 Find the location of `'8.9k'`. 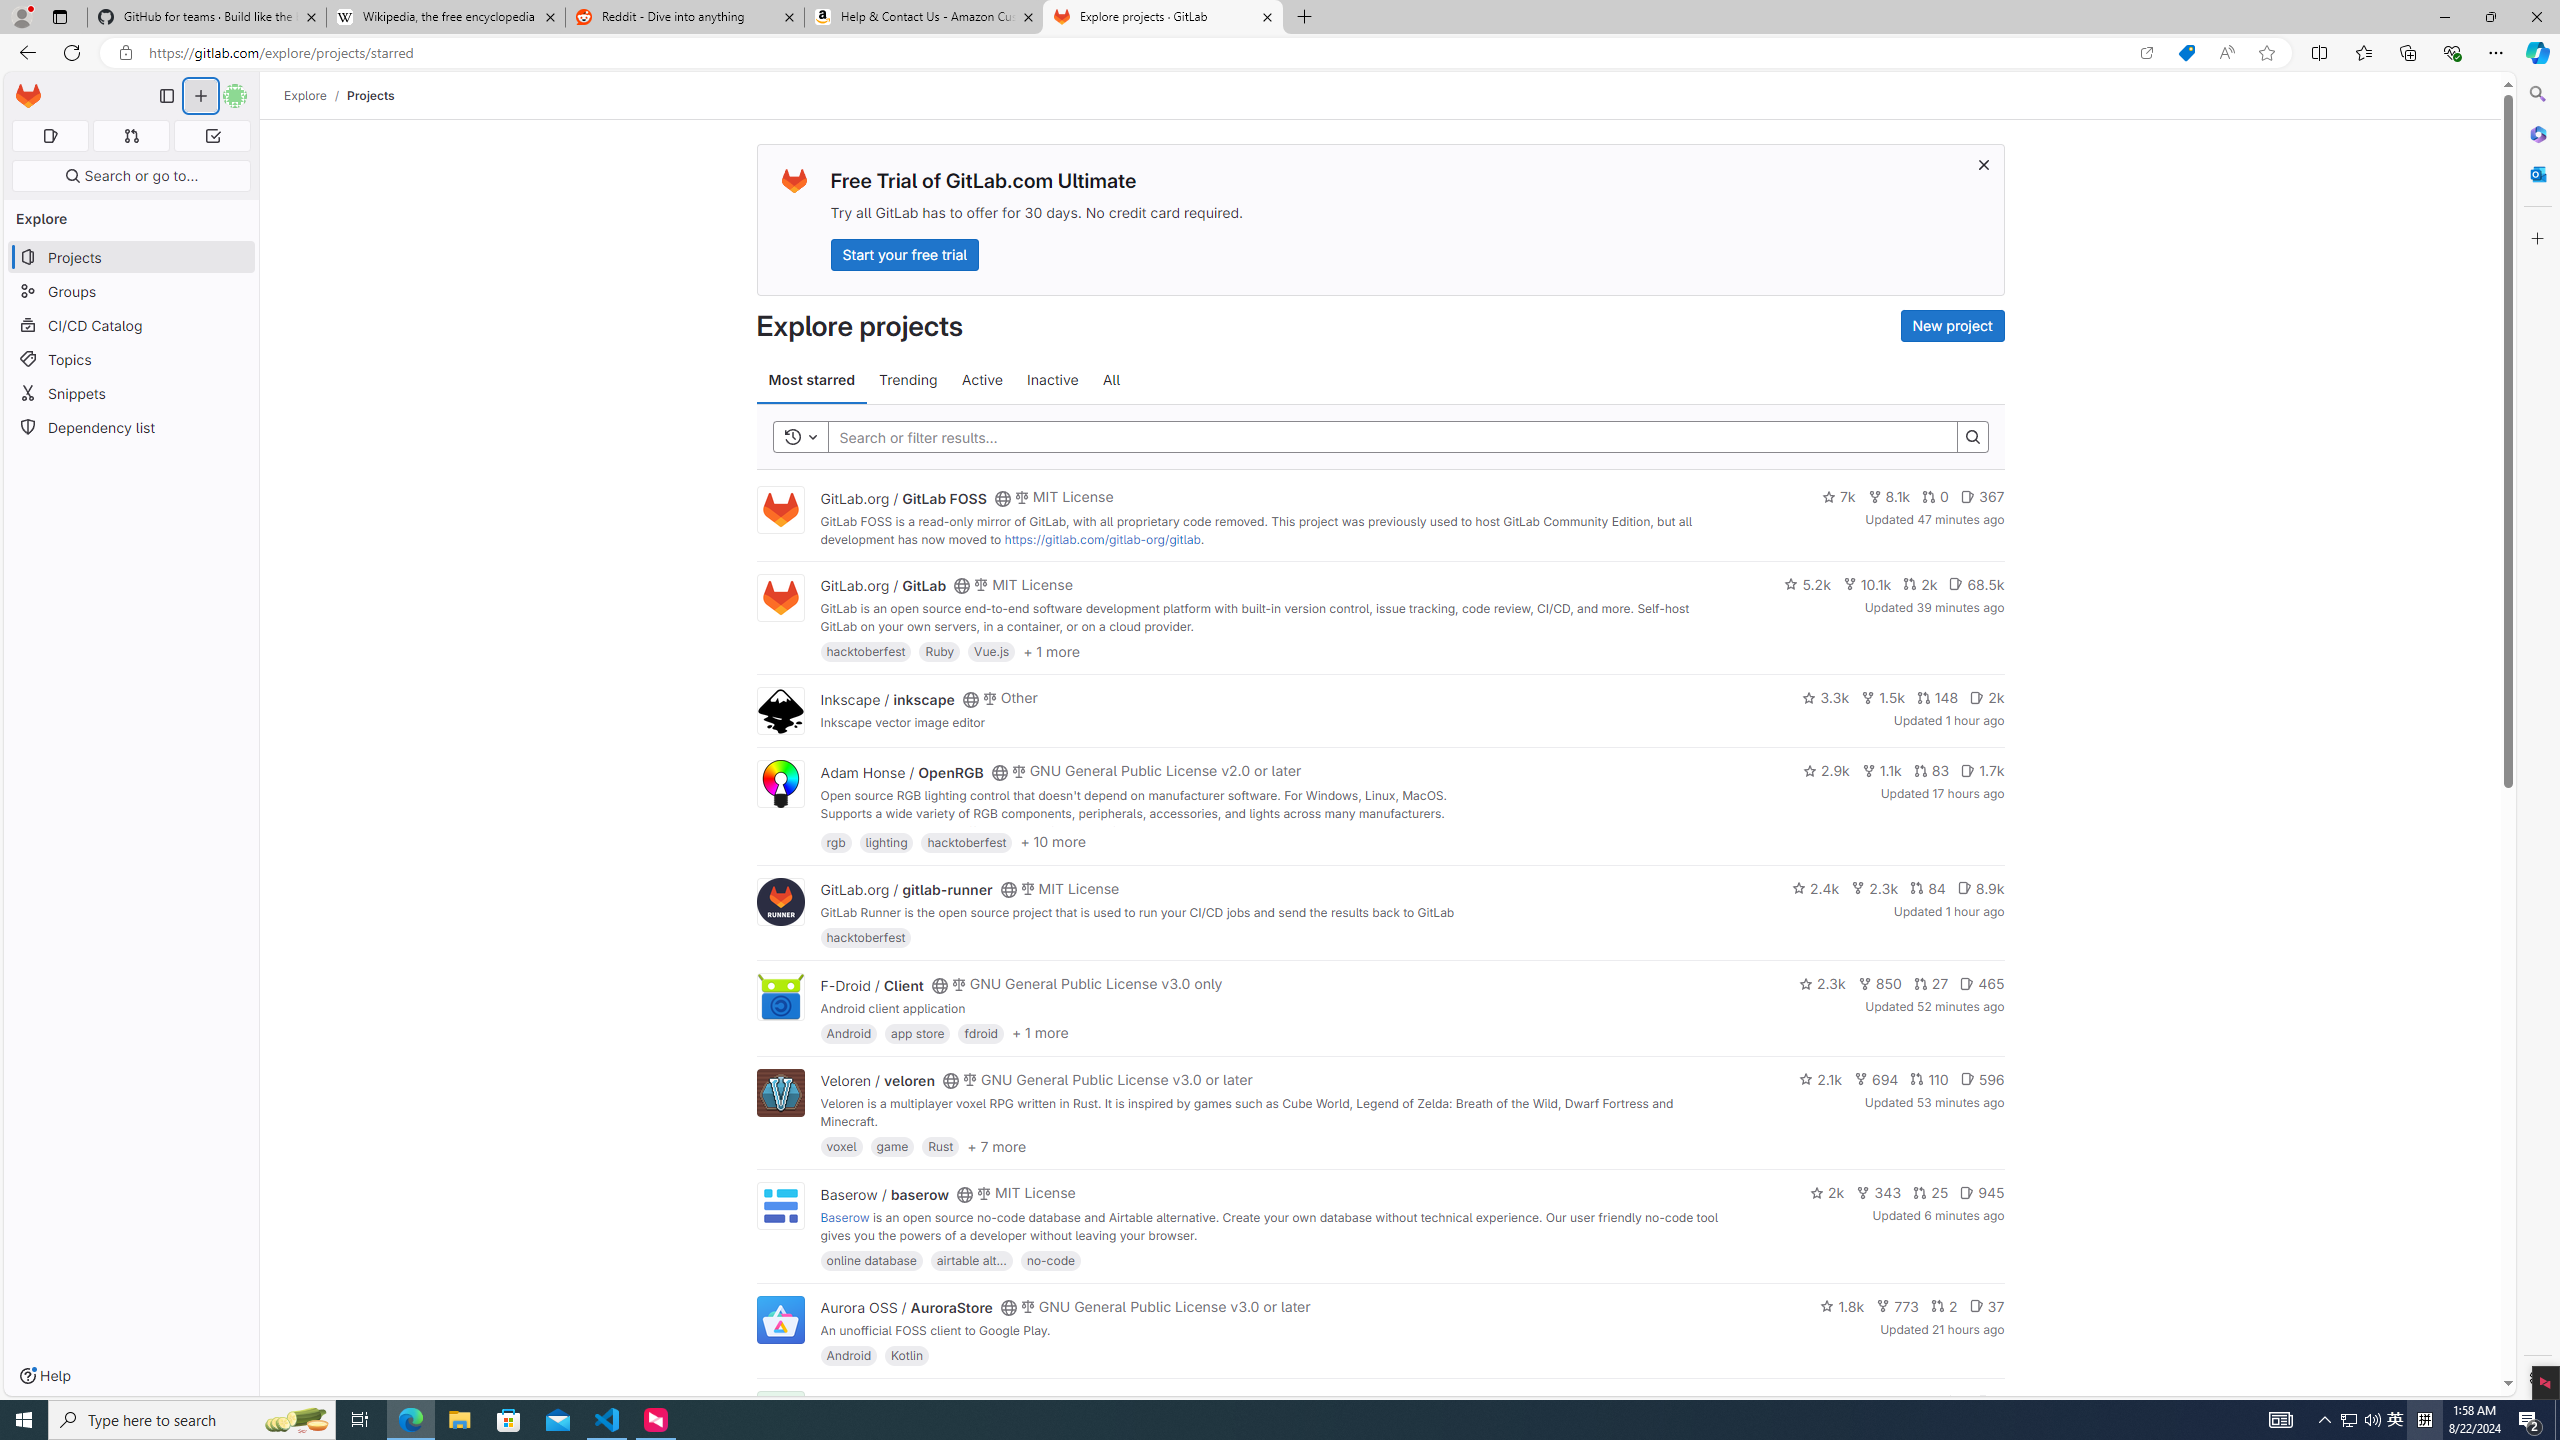

'8.9k' is located at coordinates (1980, 886).